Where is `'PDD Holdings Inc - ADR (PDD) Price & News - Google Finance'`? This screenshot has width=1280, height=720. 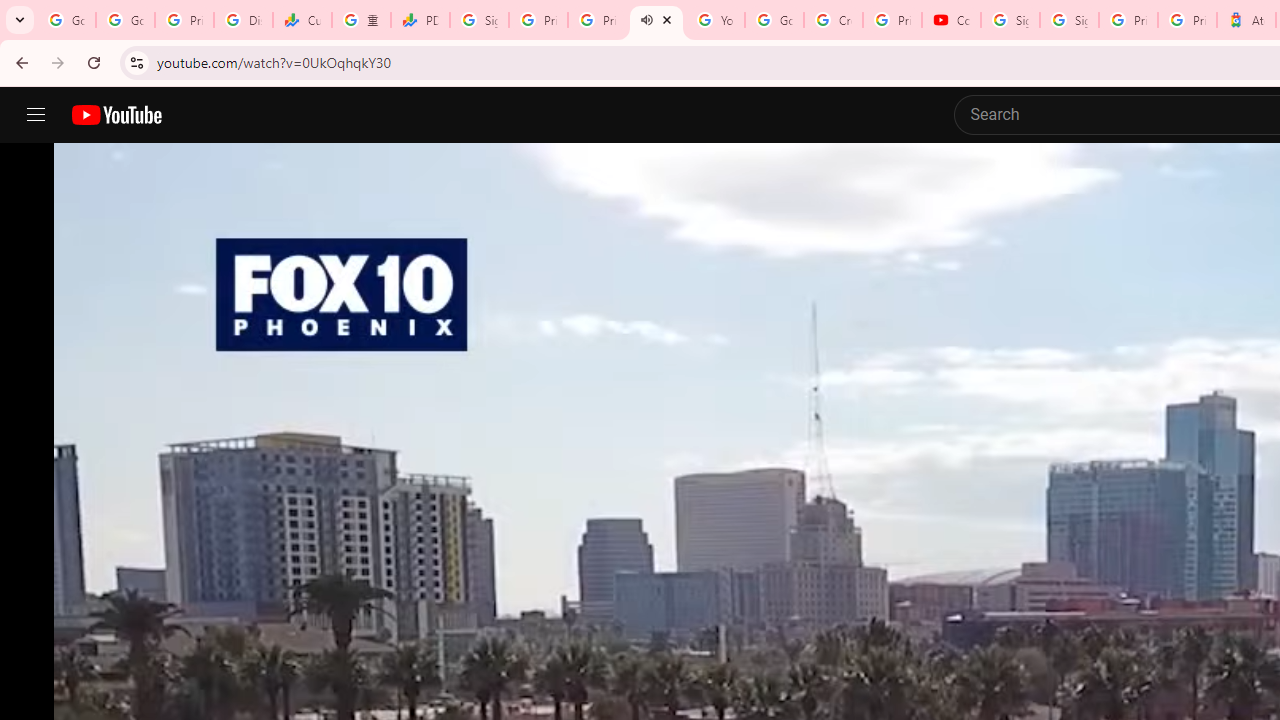 'PDD Holdings Inc - ADR (PDD) Price & News - Google Finance' is located at coordinates (419, 20).